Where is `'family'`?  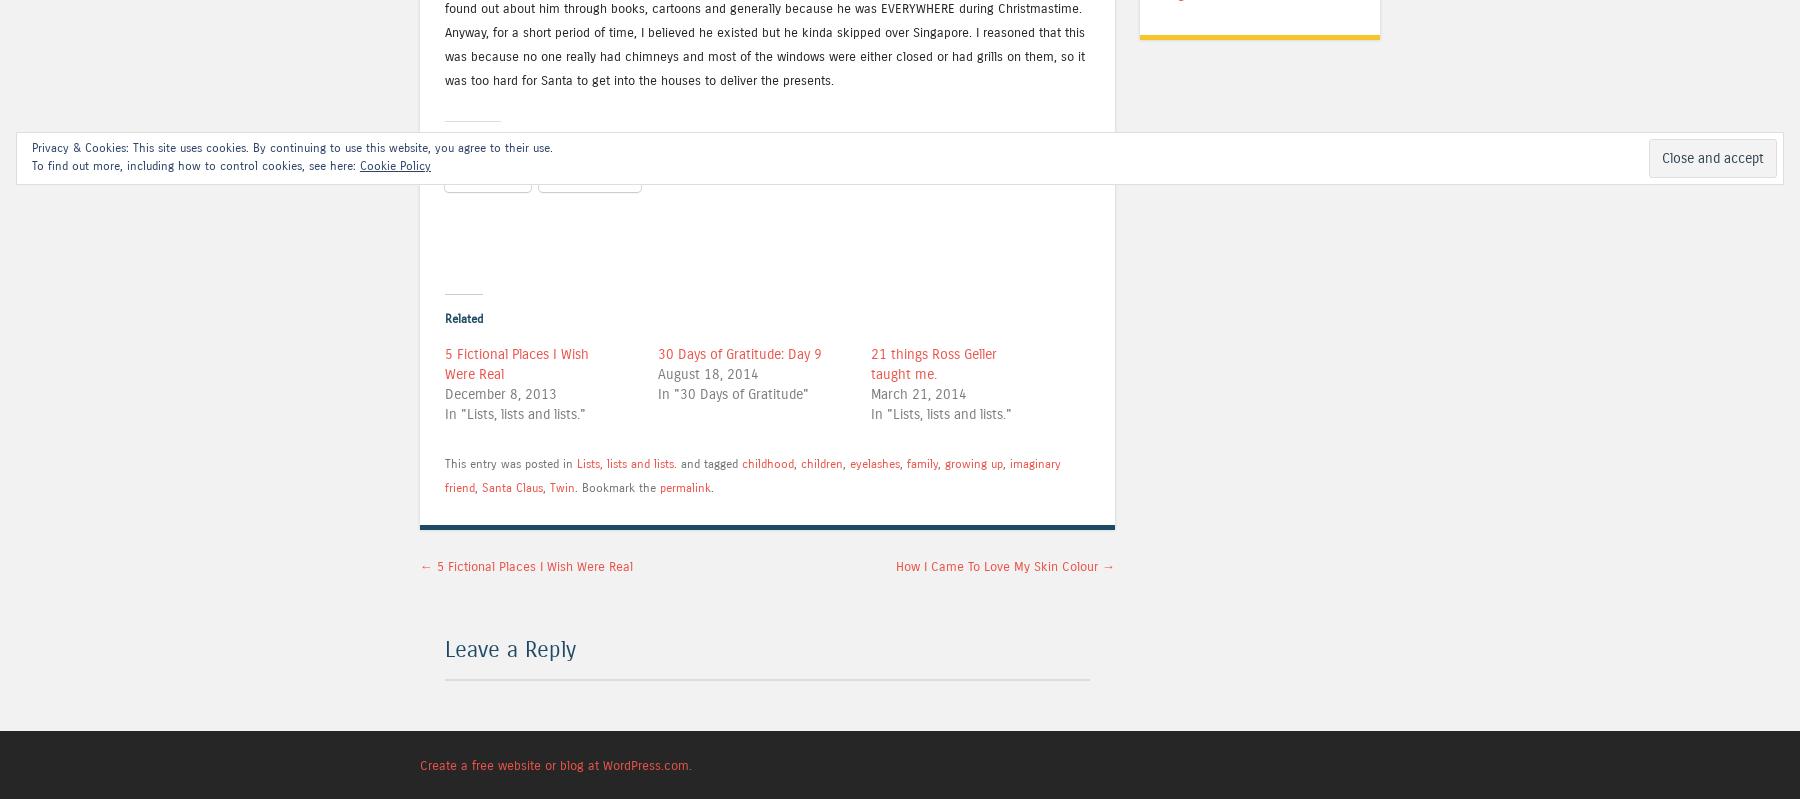 'family' is located at coordinates (921, 462).